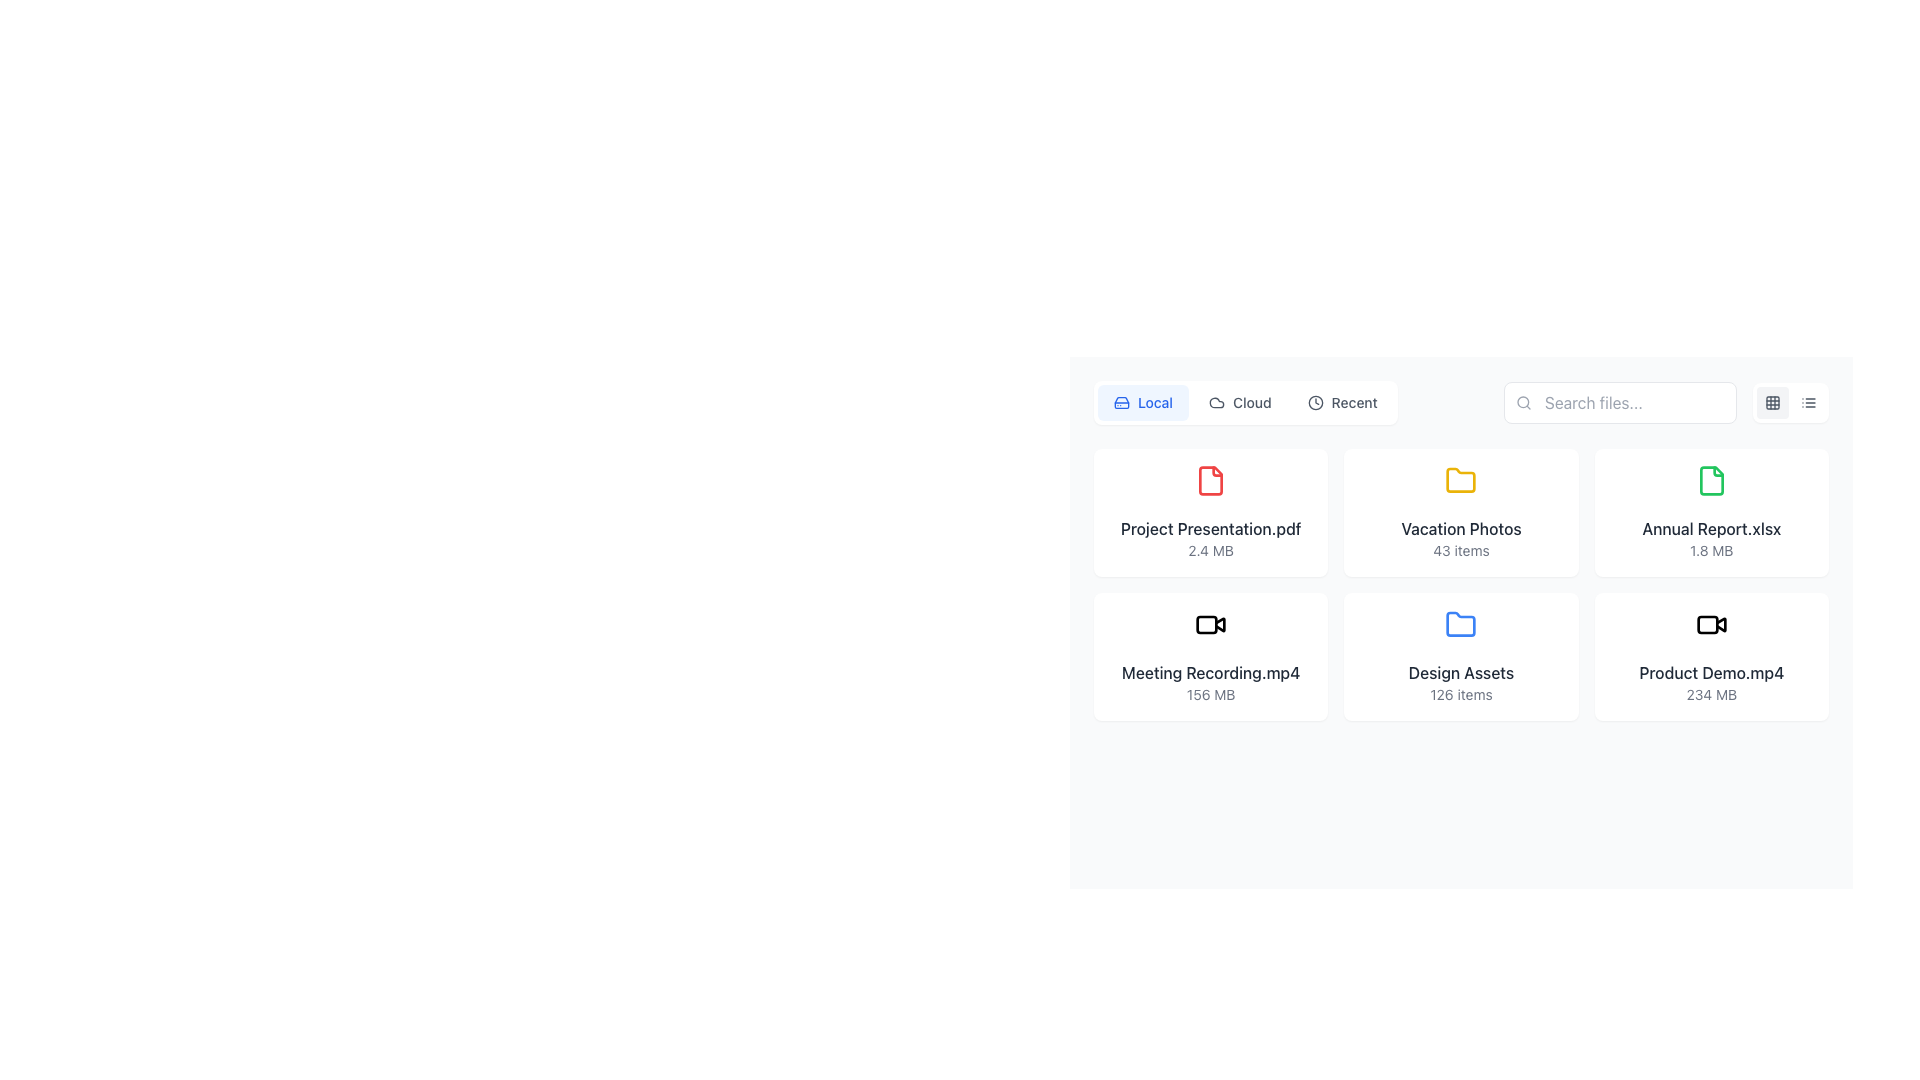  I want to click on to select the 'Vacation Photos' folder representation component located in the second column of the first row, so click(1461, 512).